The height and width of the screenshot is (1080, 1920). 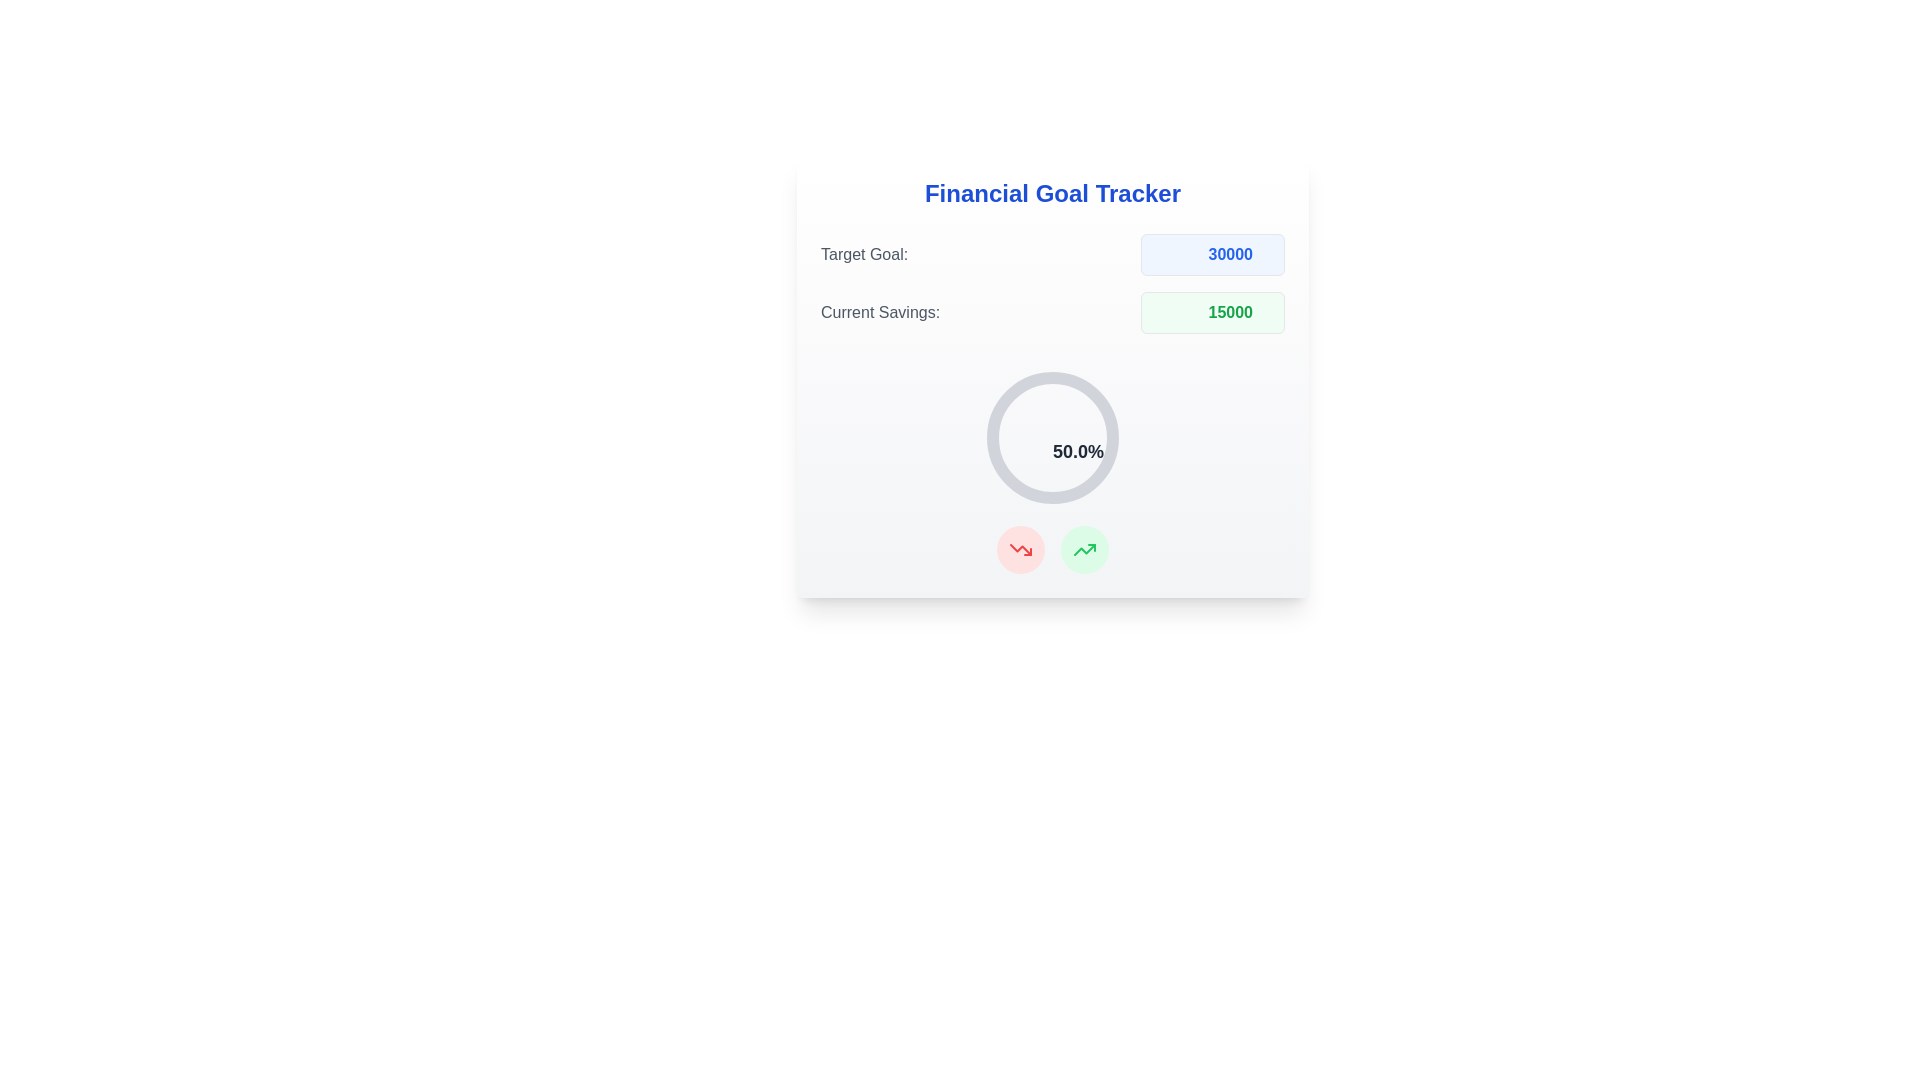 I want to click on the Information display block displaying the target financial goal of '30000', located at the top of the 'Target Goal' section in the Financial Goal Tracker interface, so click(x=1051, y=253).